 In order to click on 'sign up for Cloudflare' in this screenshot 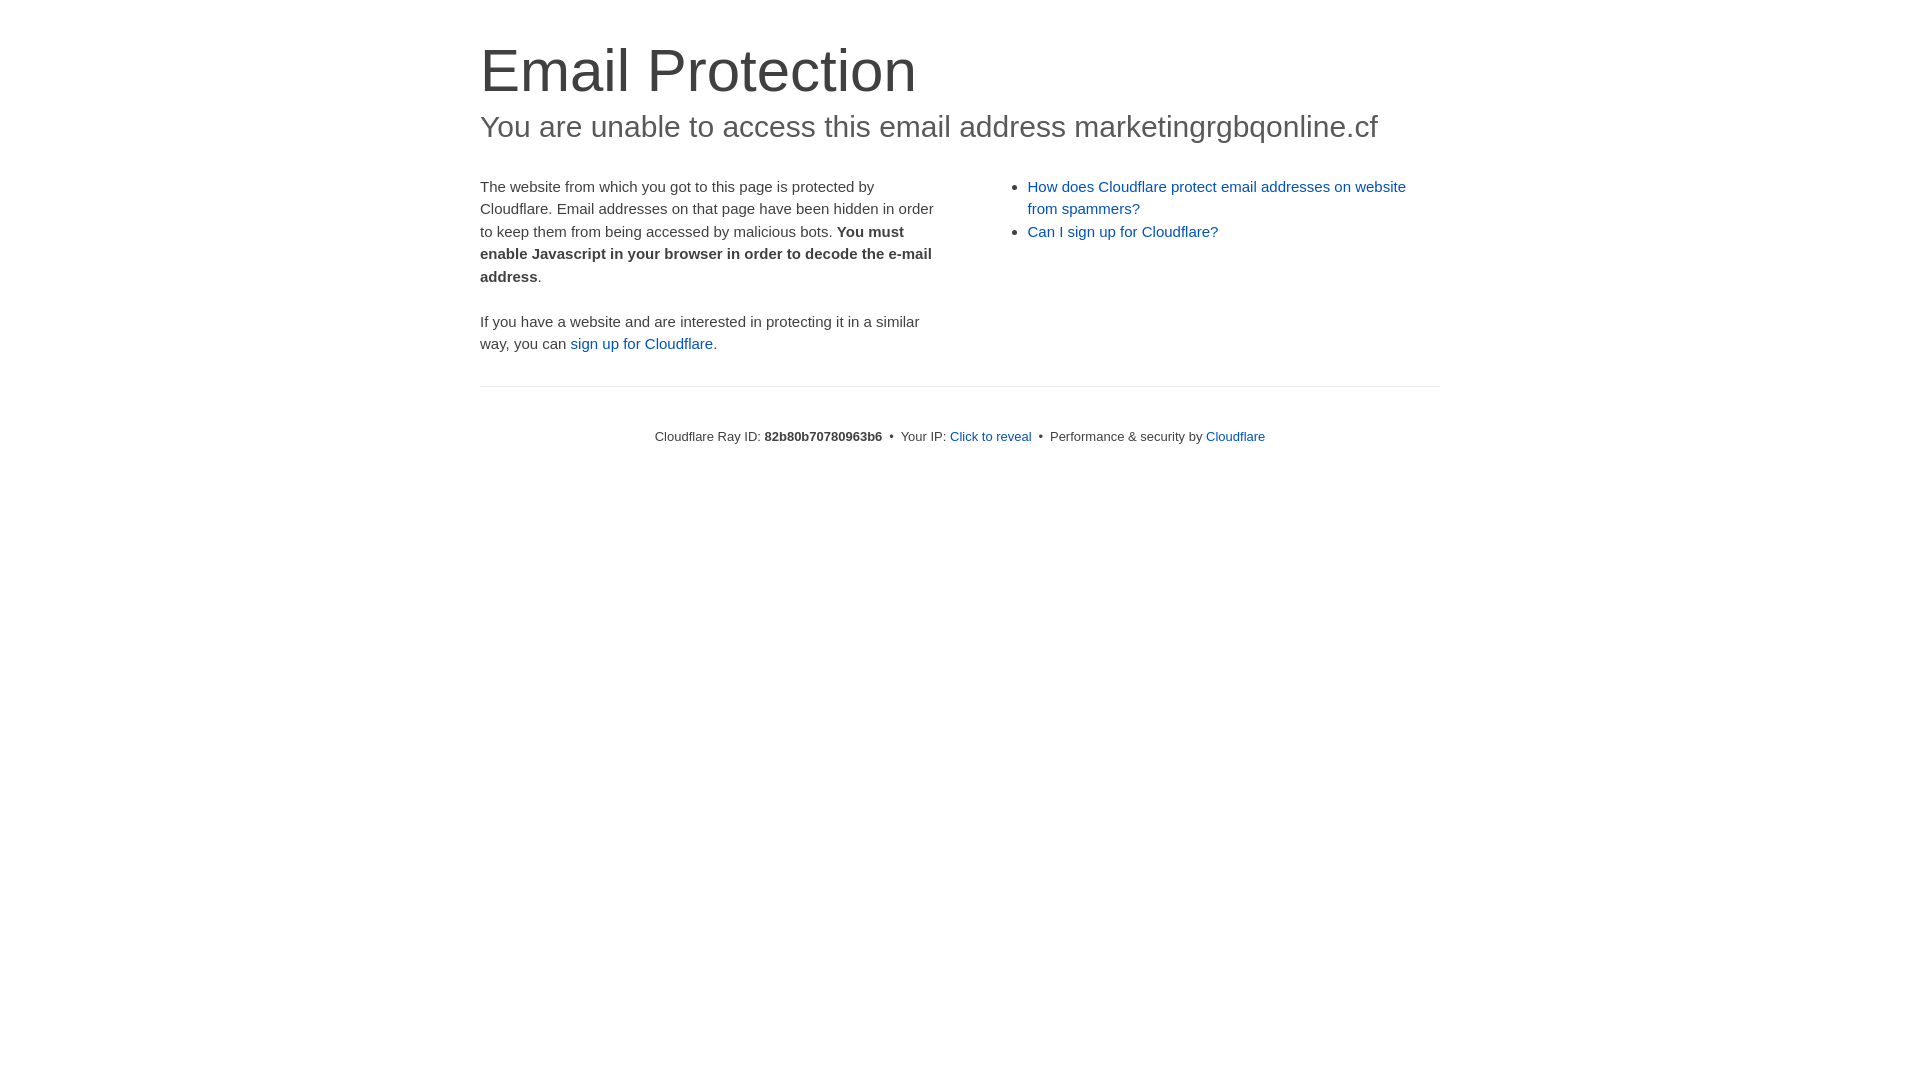, I will do `click(642, 342)`.